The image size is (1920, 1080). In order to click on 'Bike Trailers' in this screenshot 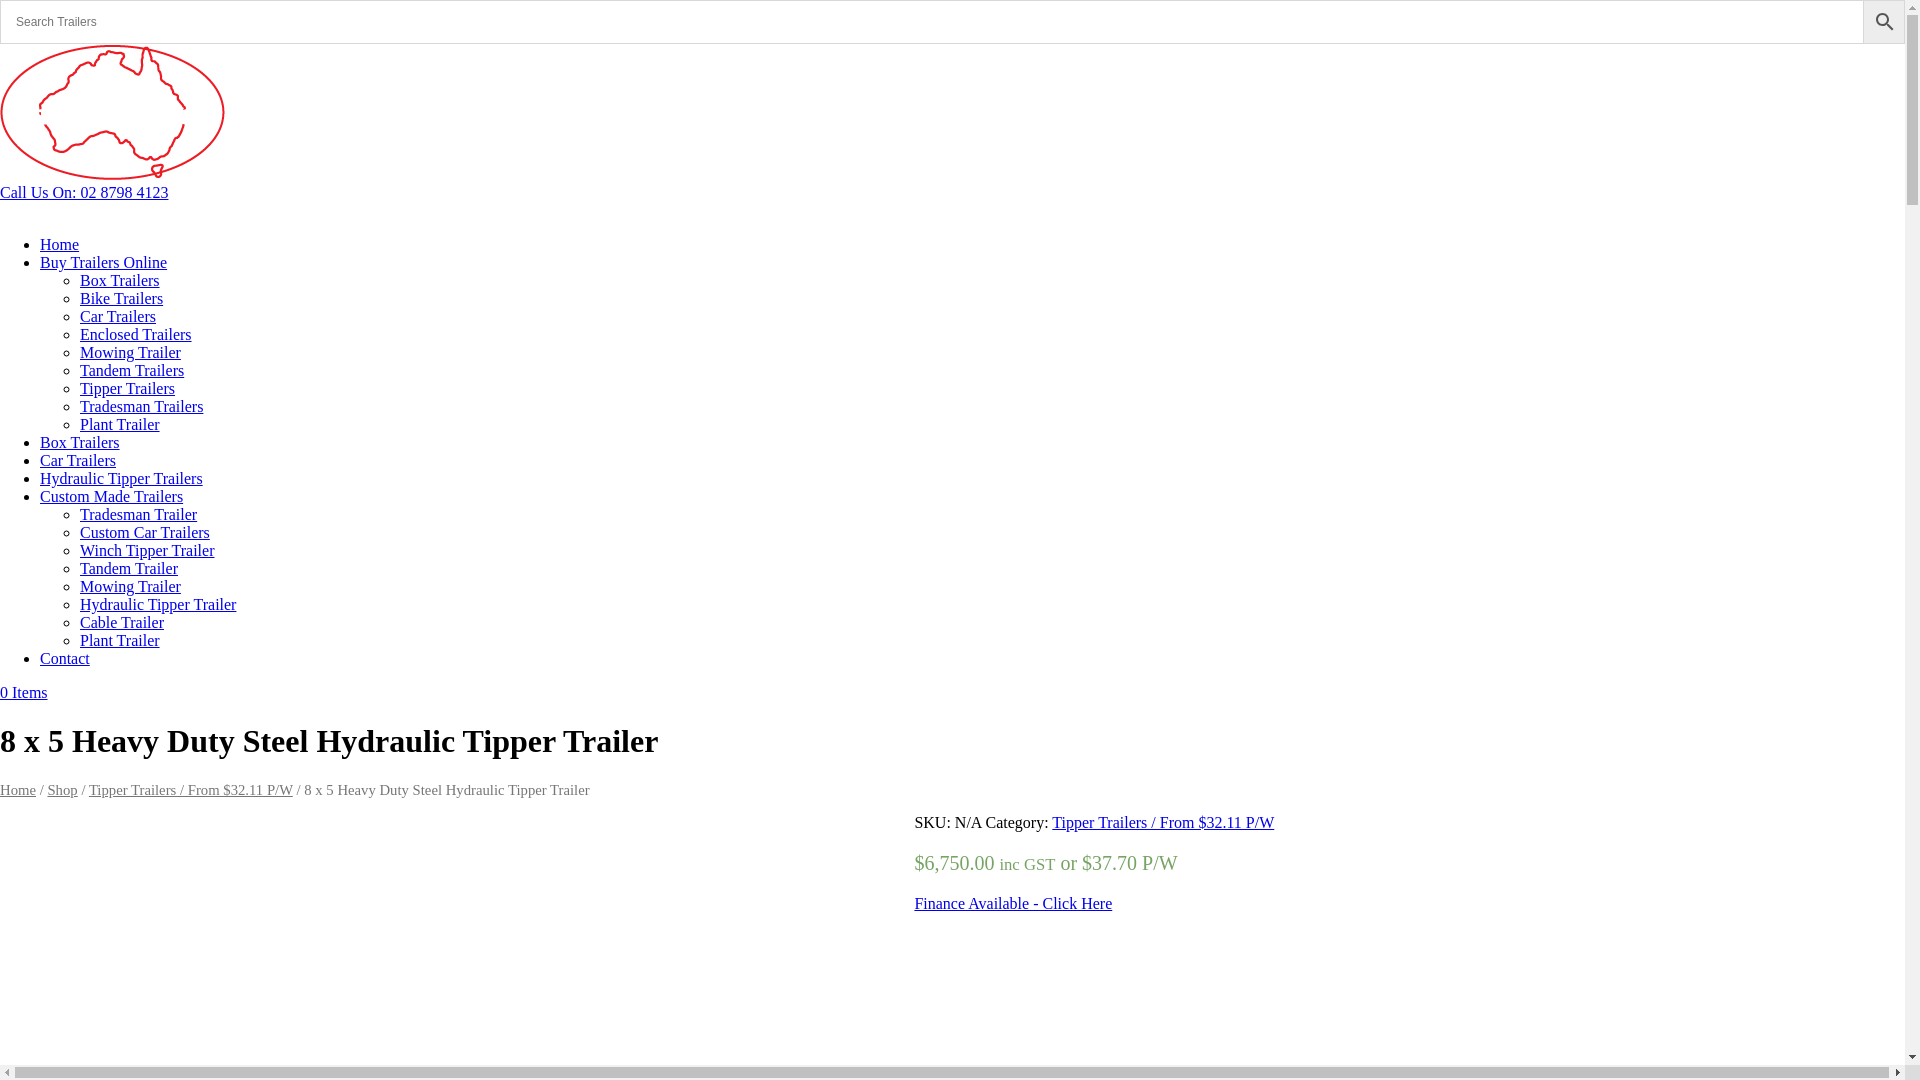, I will do `click(120, 298)`.